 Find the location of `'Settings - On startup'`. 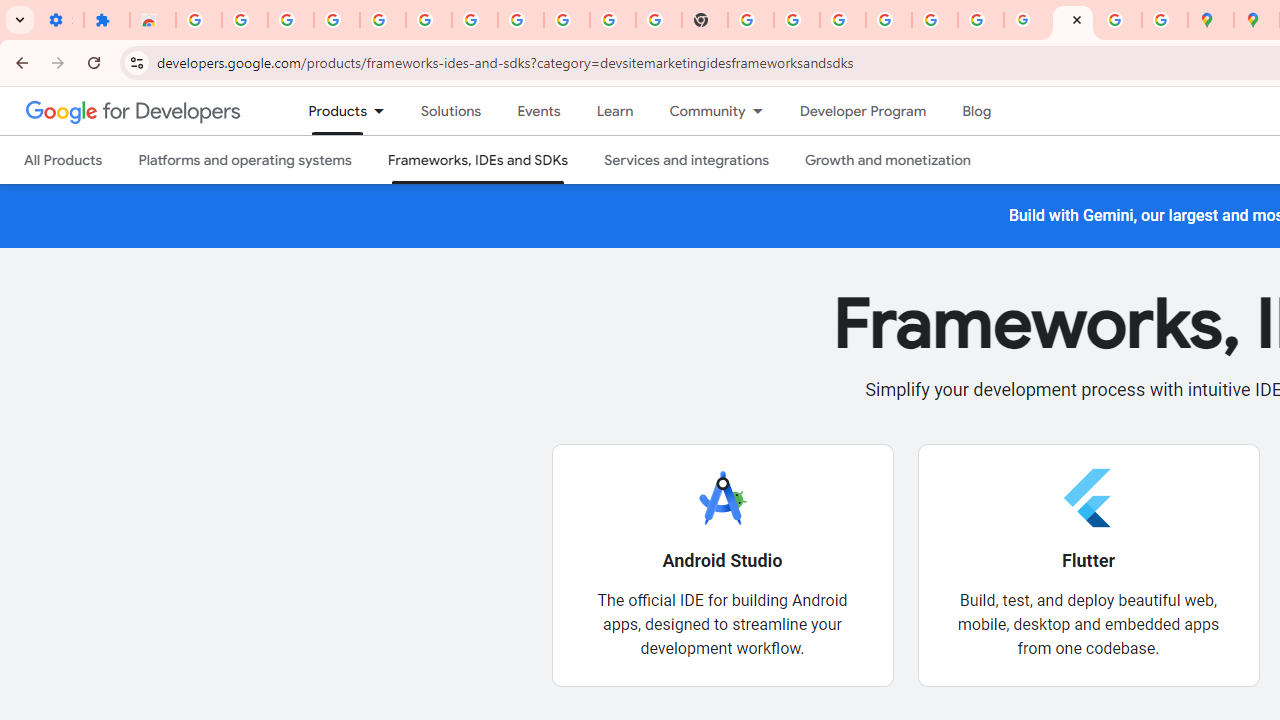

'Settings - On startup' is located at coordinates (60, 20).